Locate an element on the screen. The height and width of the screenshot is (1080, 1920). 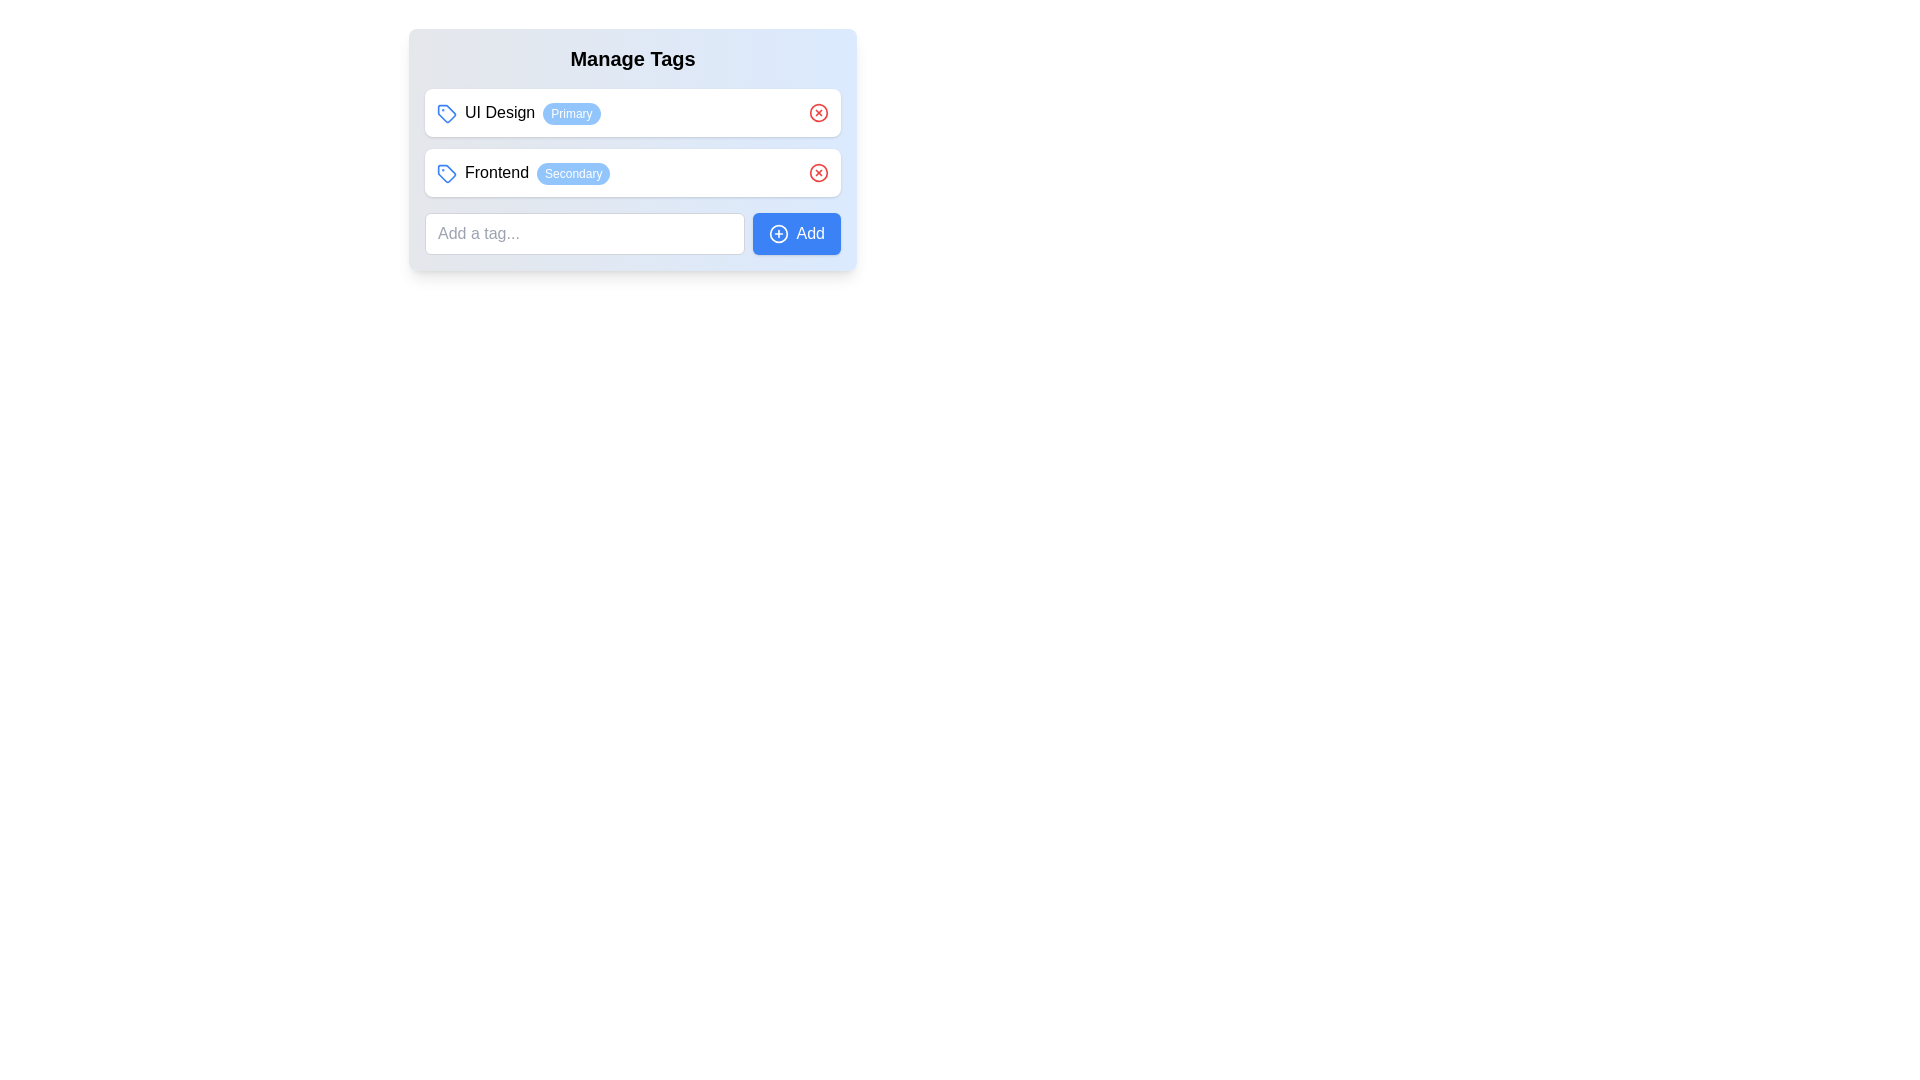
the label that provides additional information about the 'Frontend' entry, located to the right of the 'Frontend' text in the second row under 'Manage Tags' is located at coordinates (572, 172).